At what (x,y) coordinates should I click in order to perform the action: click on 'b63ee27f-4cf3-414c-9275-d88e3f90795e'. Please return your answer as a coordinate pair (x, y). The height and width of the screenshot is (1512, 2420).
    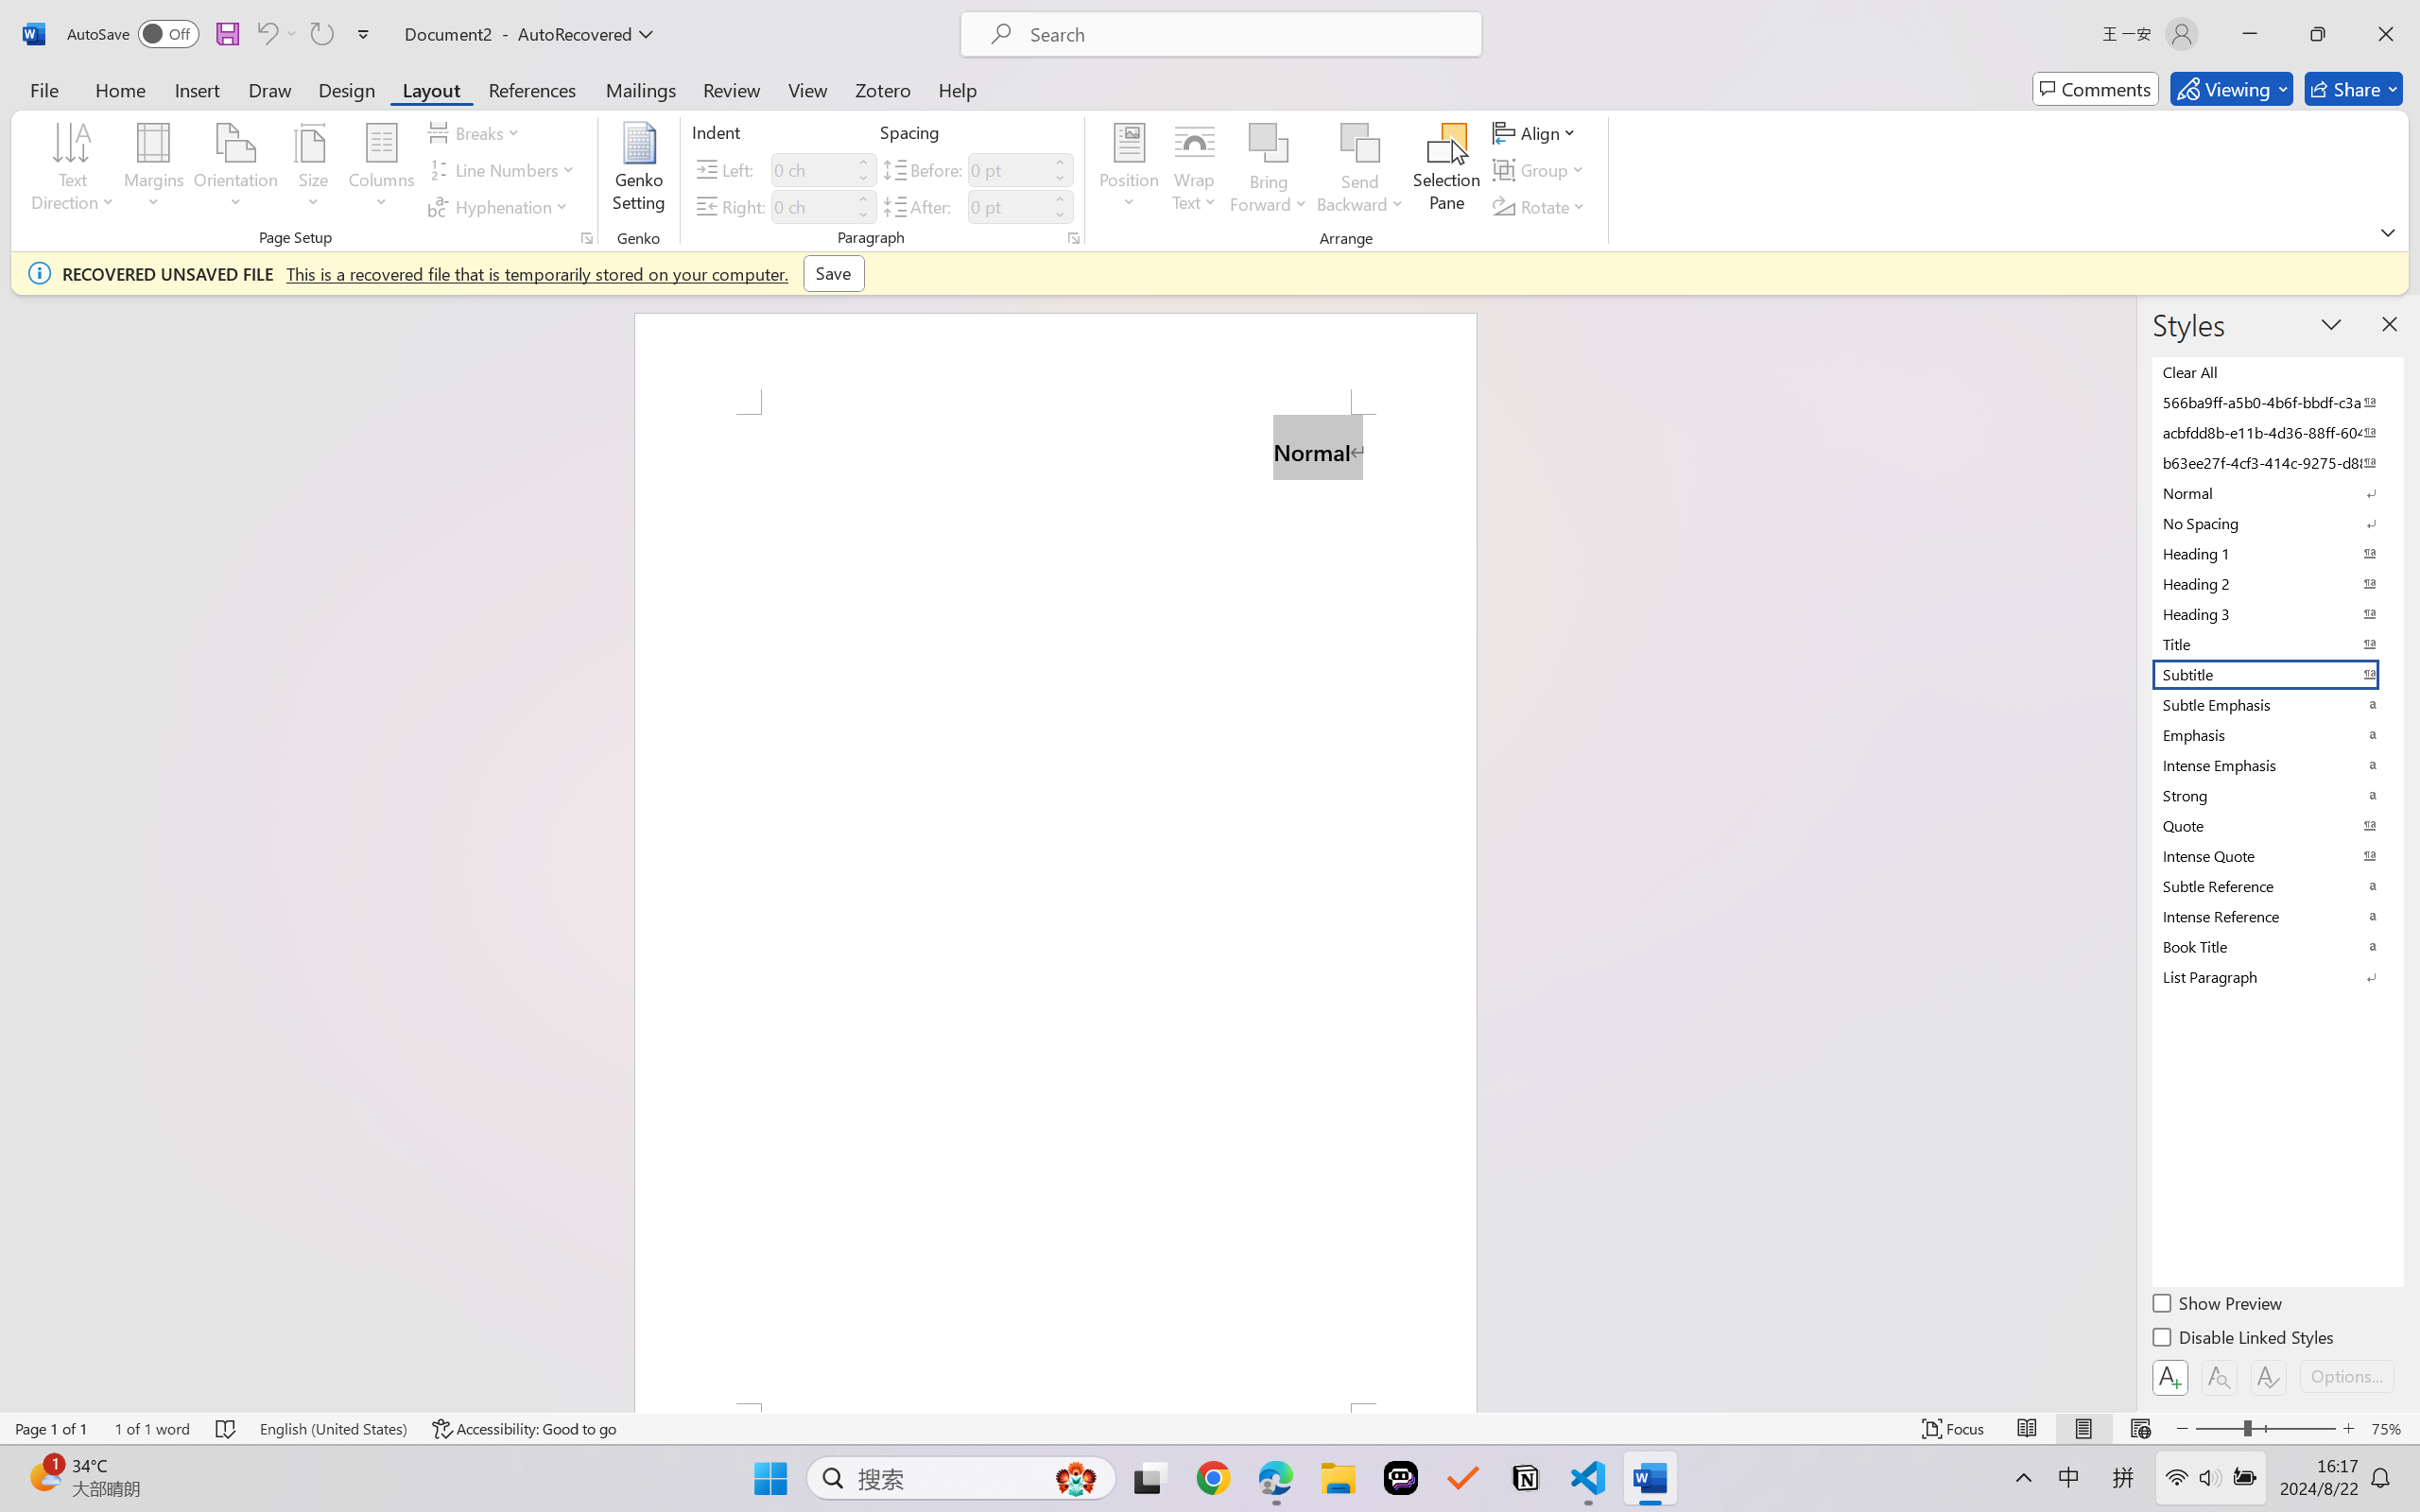
    Looking at the image, I should click on (2275, 461).